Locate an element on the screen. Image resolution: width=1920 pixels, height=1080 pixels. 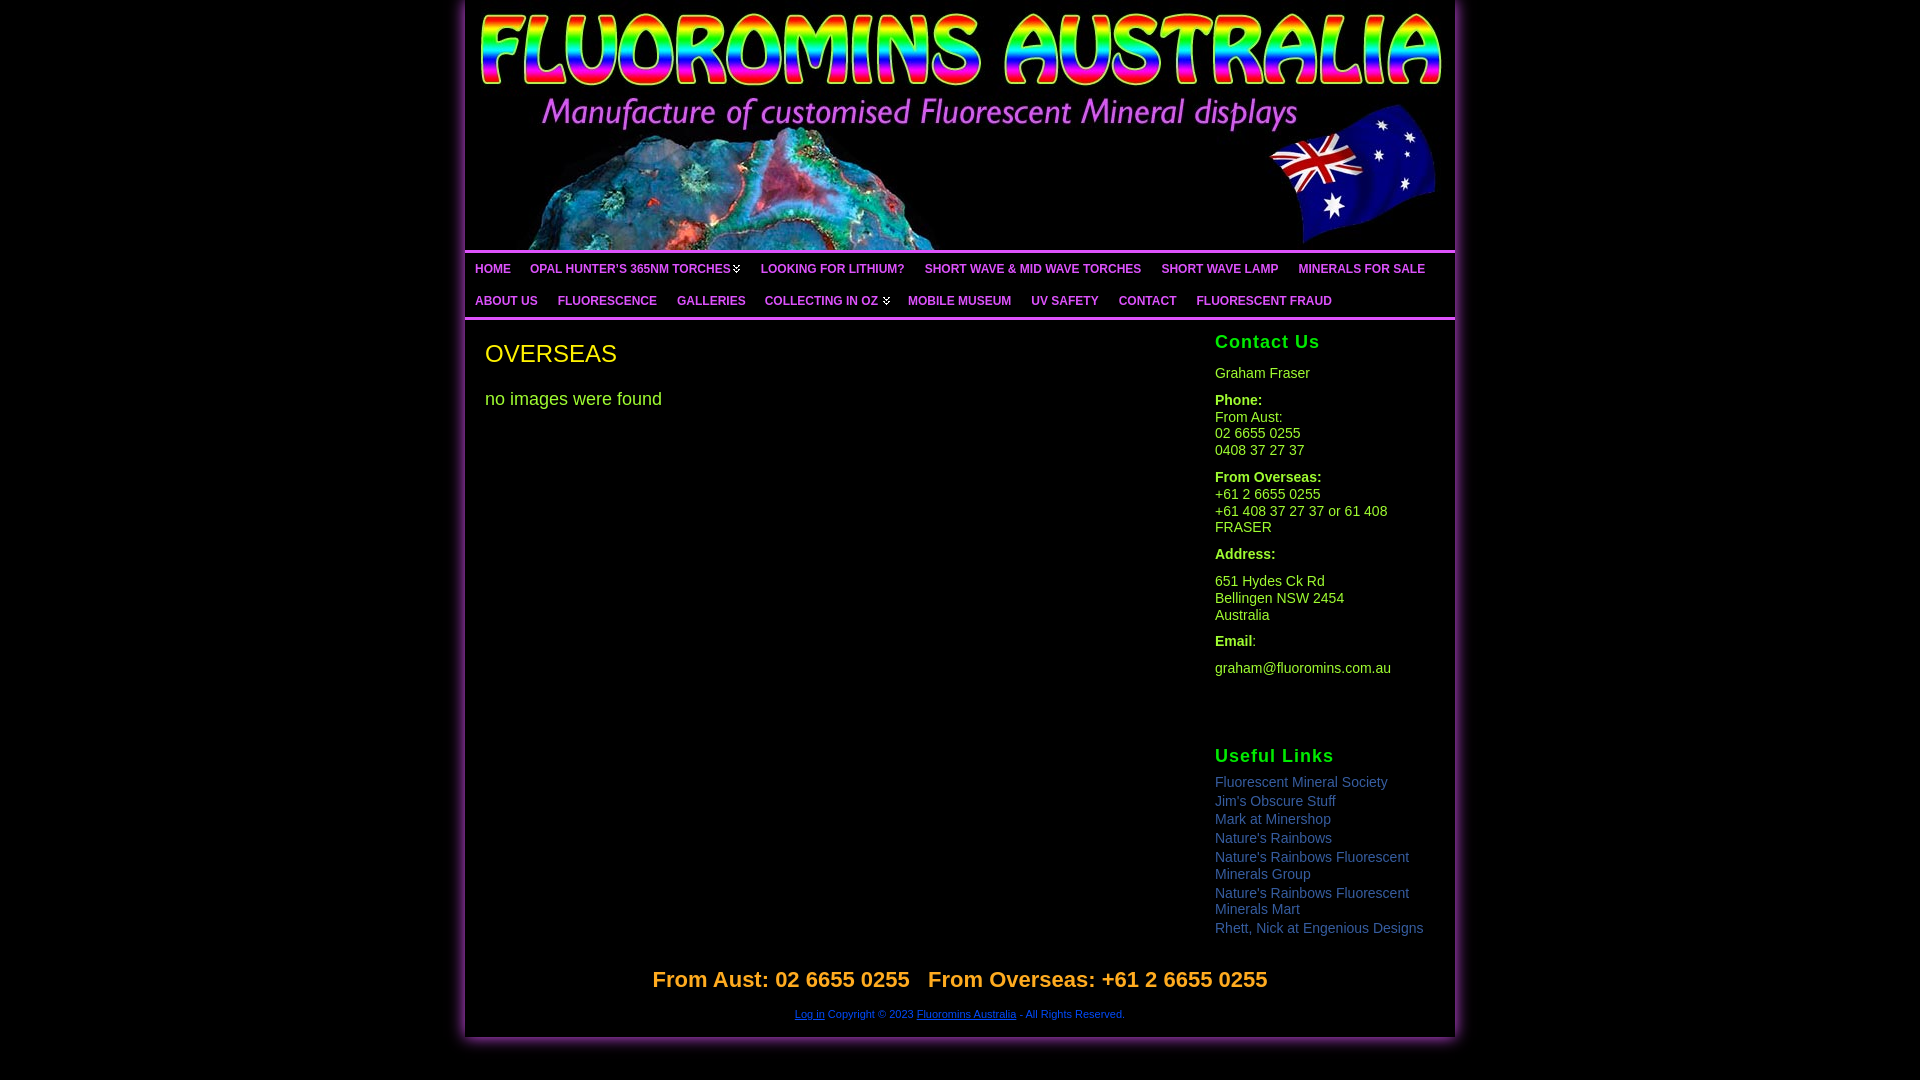
'FLUORESCENCE' is located at coordinates (547, 300).